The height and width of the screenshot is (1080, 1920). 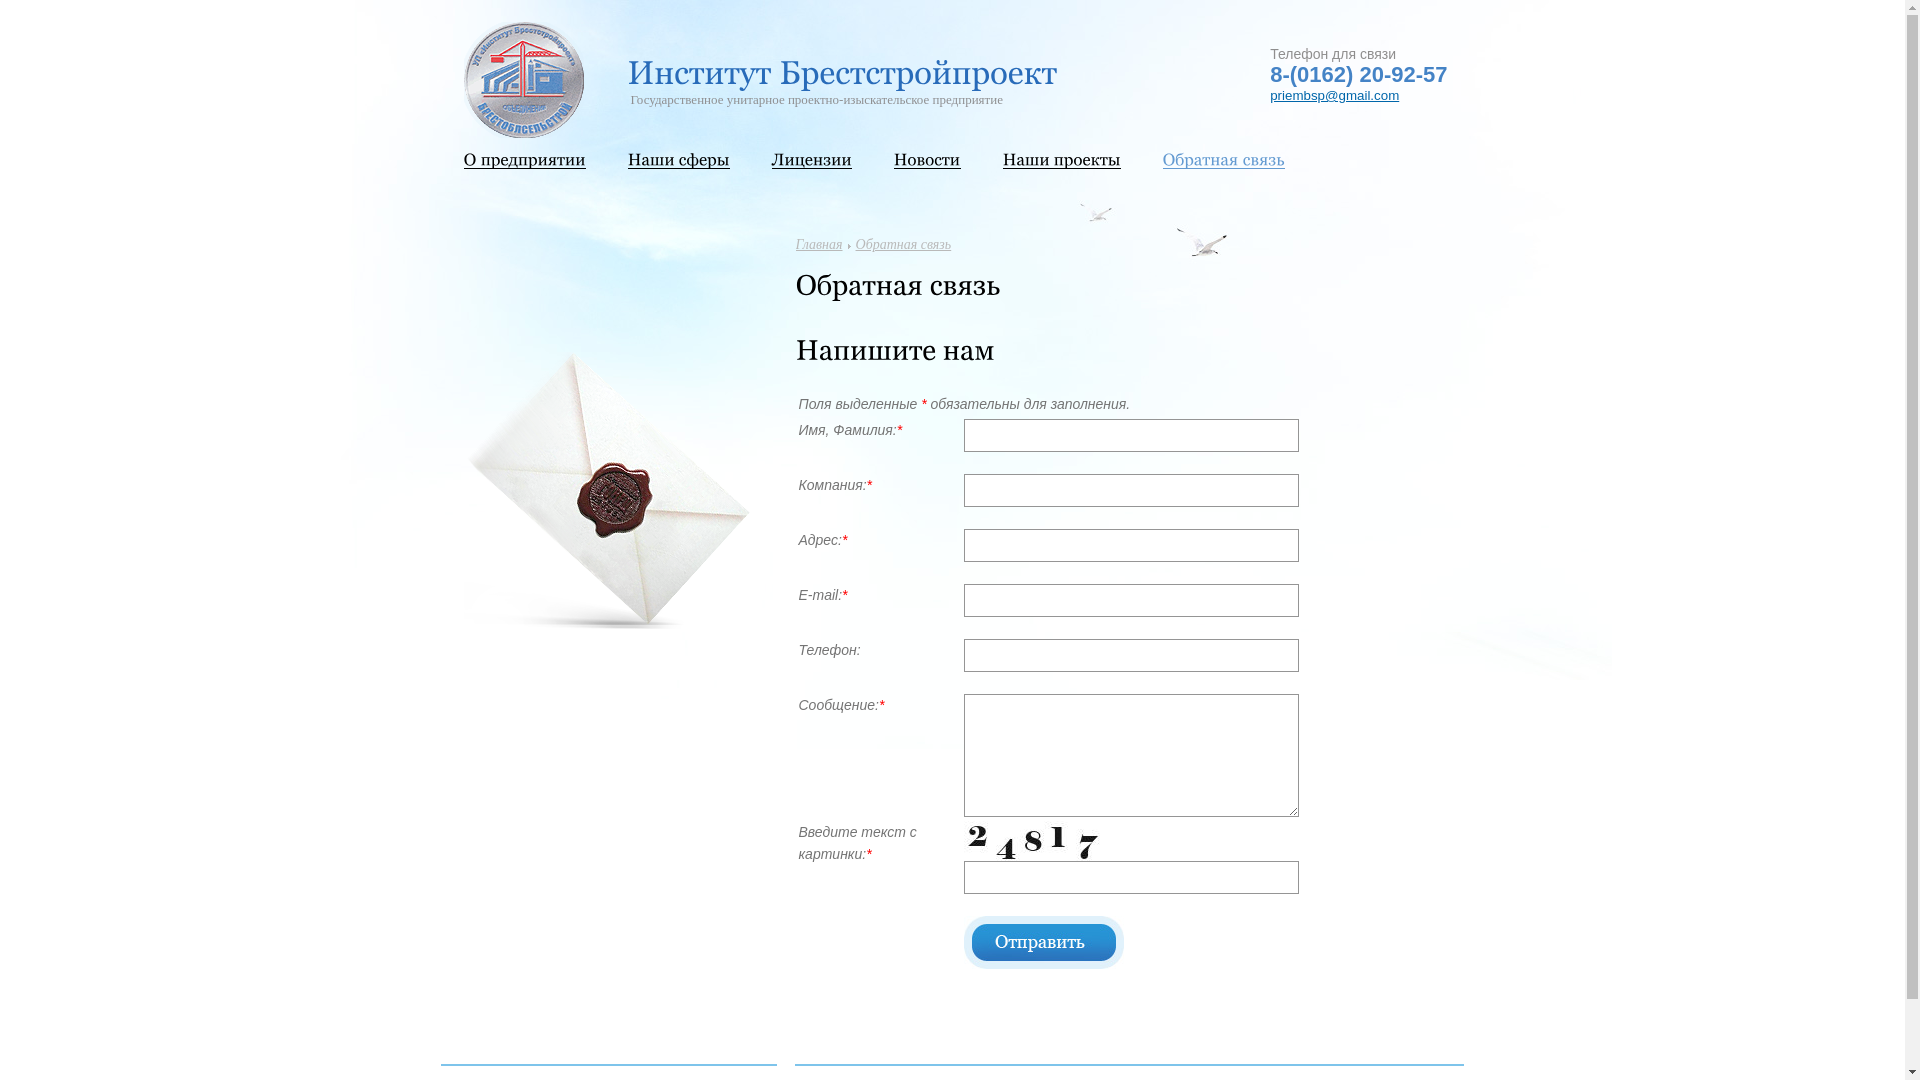 What do you see at coordinates (1334, 95) in the screenshot?
I see `'priembsp@gmail.com'` at bounding box center [1334, 95].